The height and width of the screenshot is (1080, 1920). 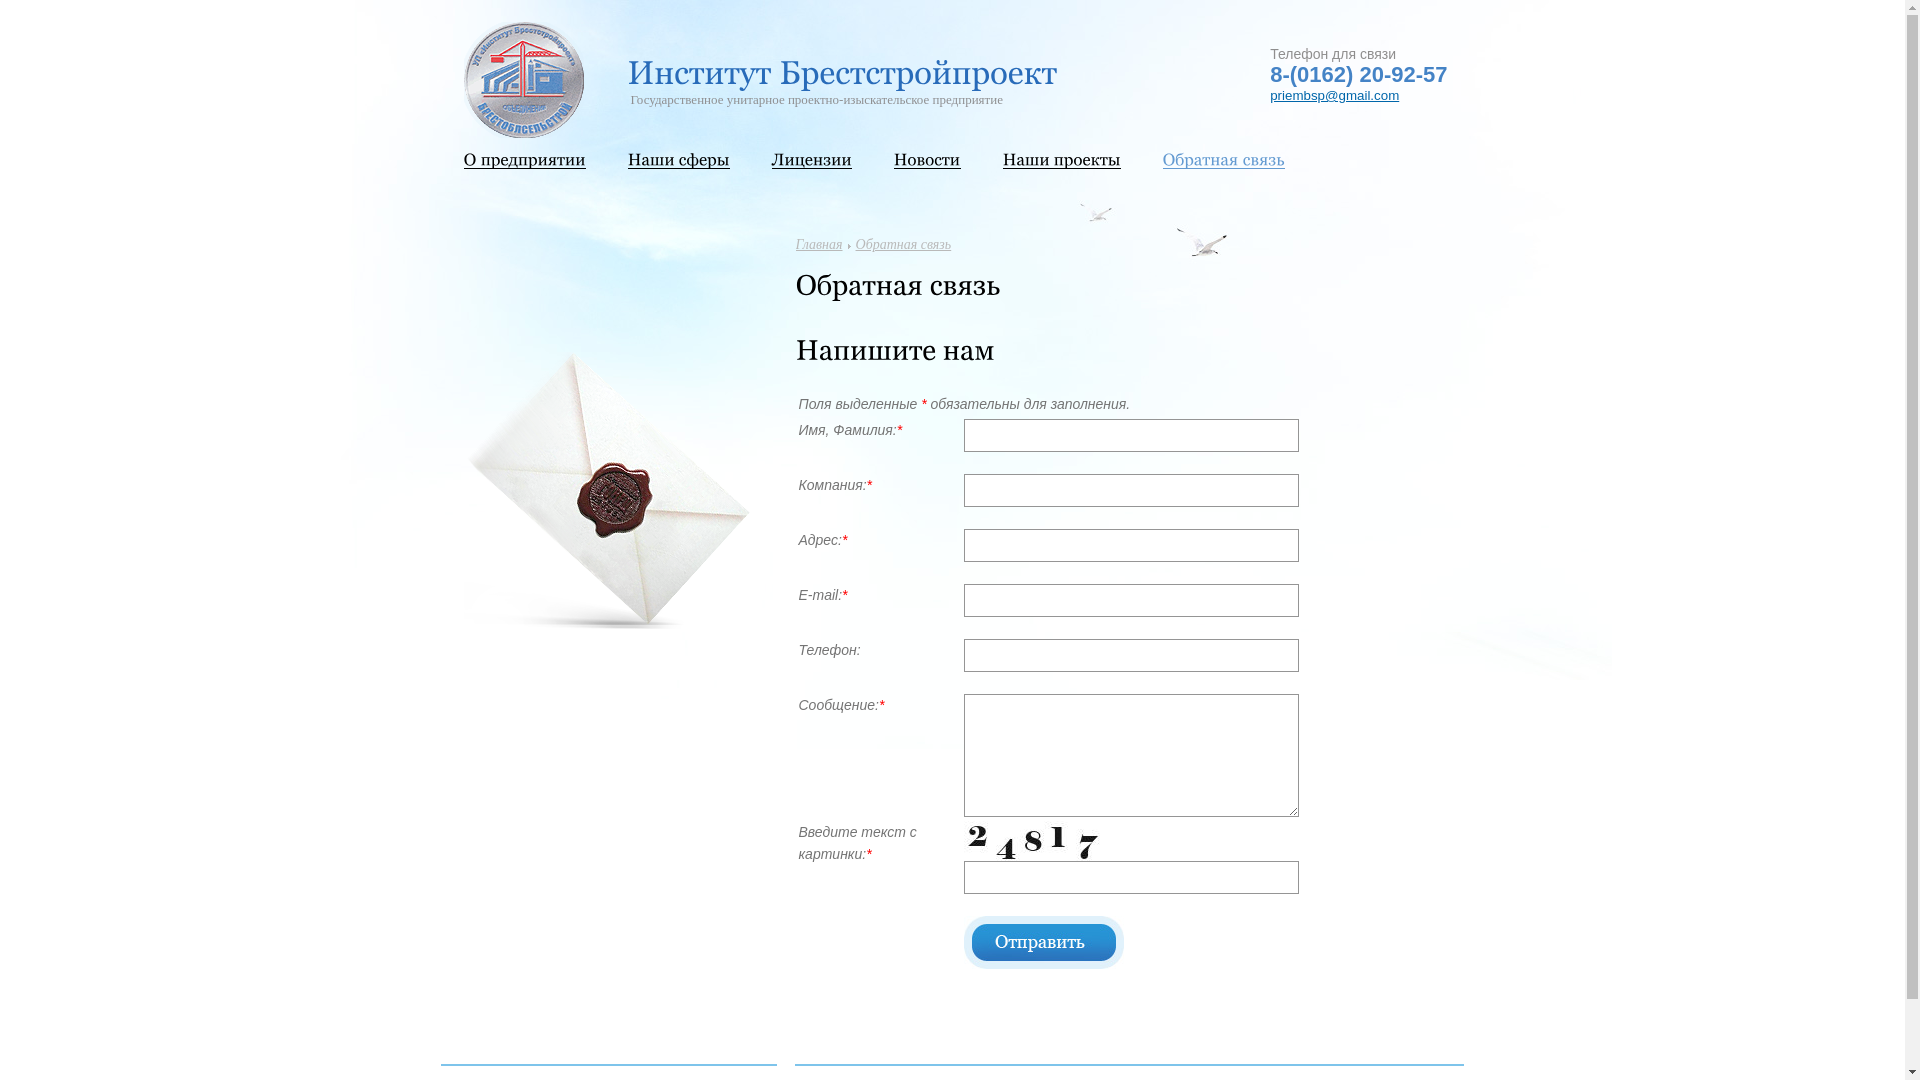 What do you see at coordinates (1334, 95) in the screenshot?
I see `'priembsp@gmail.com'` at bounding box center [1334, 95].